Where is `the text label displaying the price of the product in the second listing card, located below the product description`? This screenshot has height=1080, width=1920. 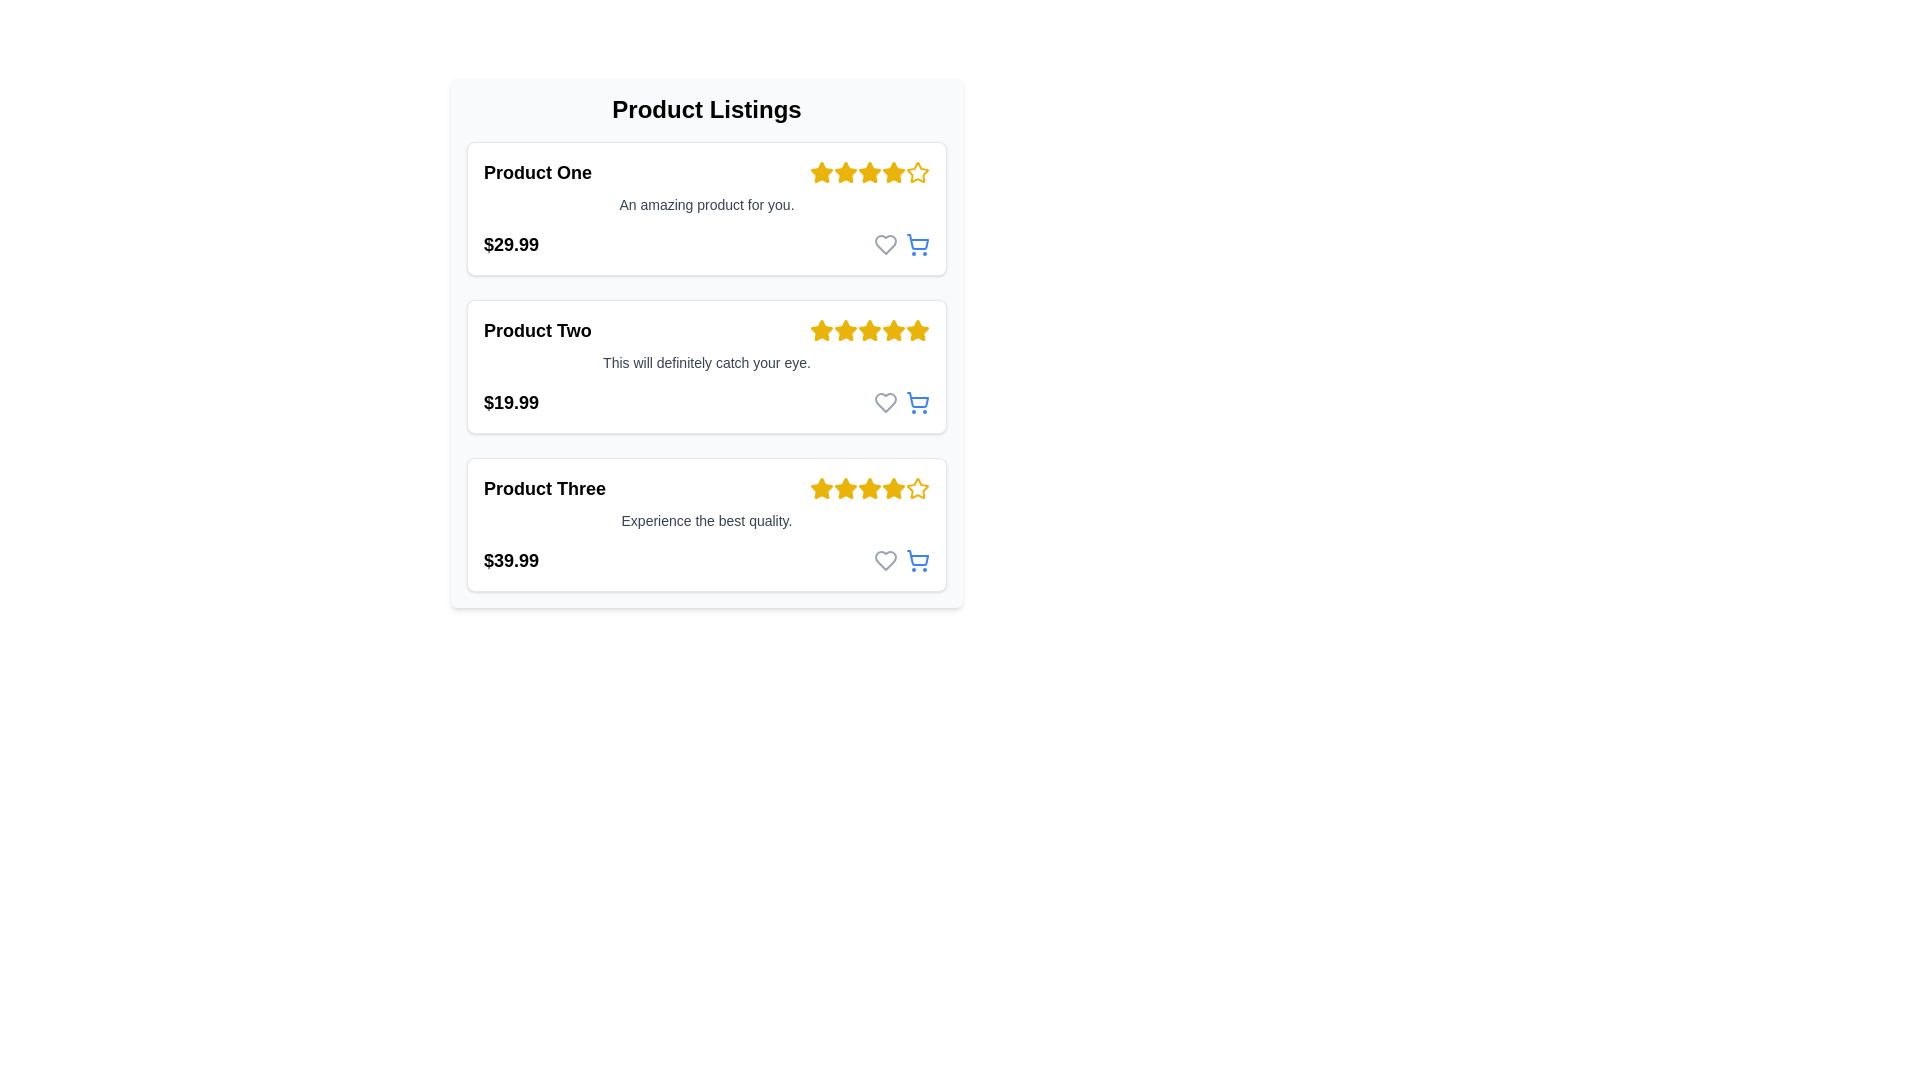
the text label displaying the price of the product in the second listing card, located below the product description is located at coordinates (511, 402).